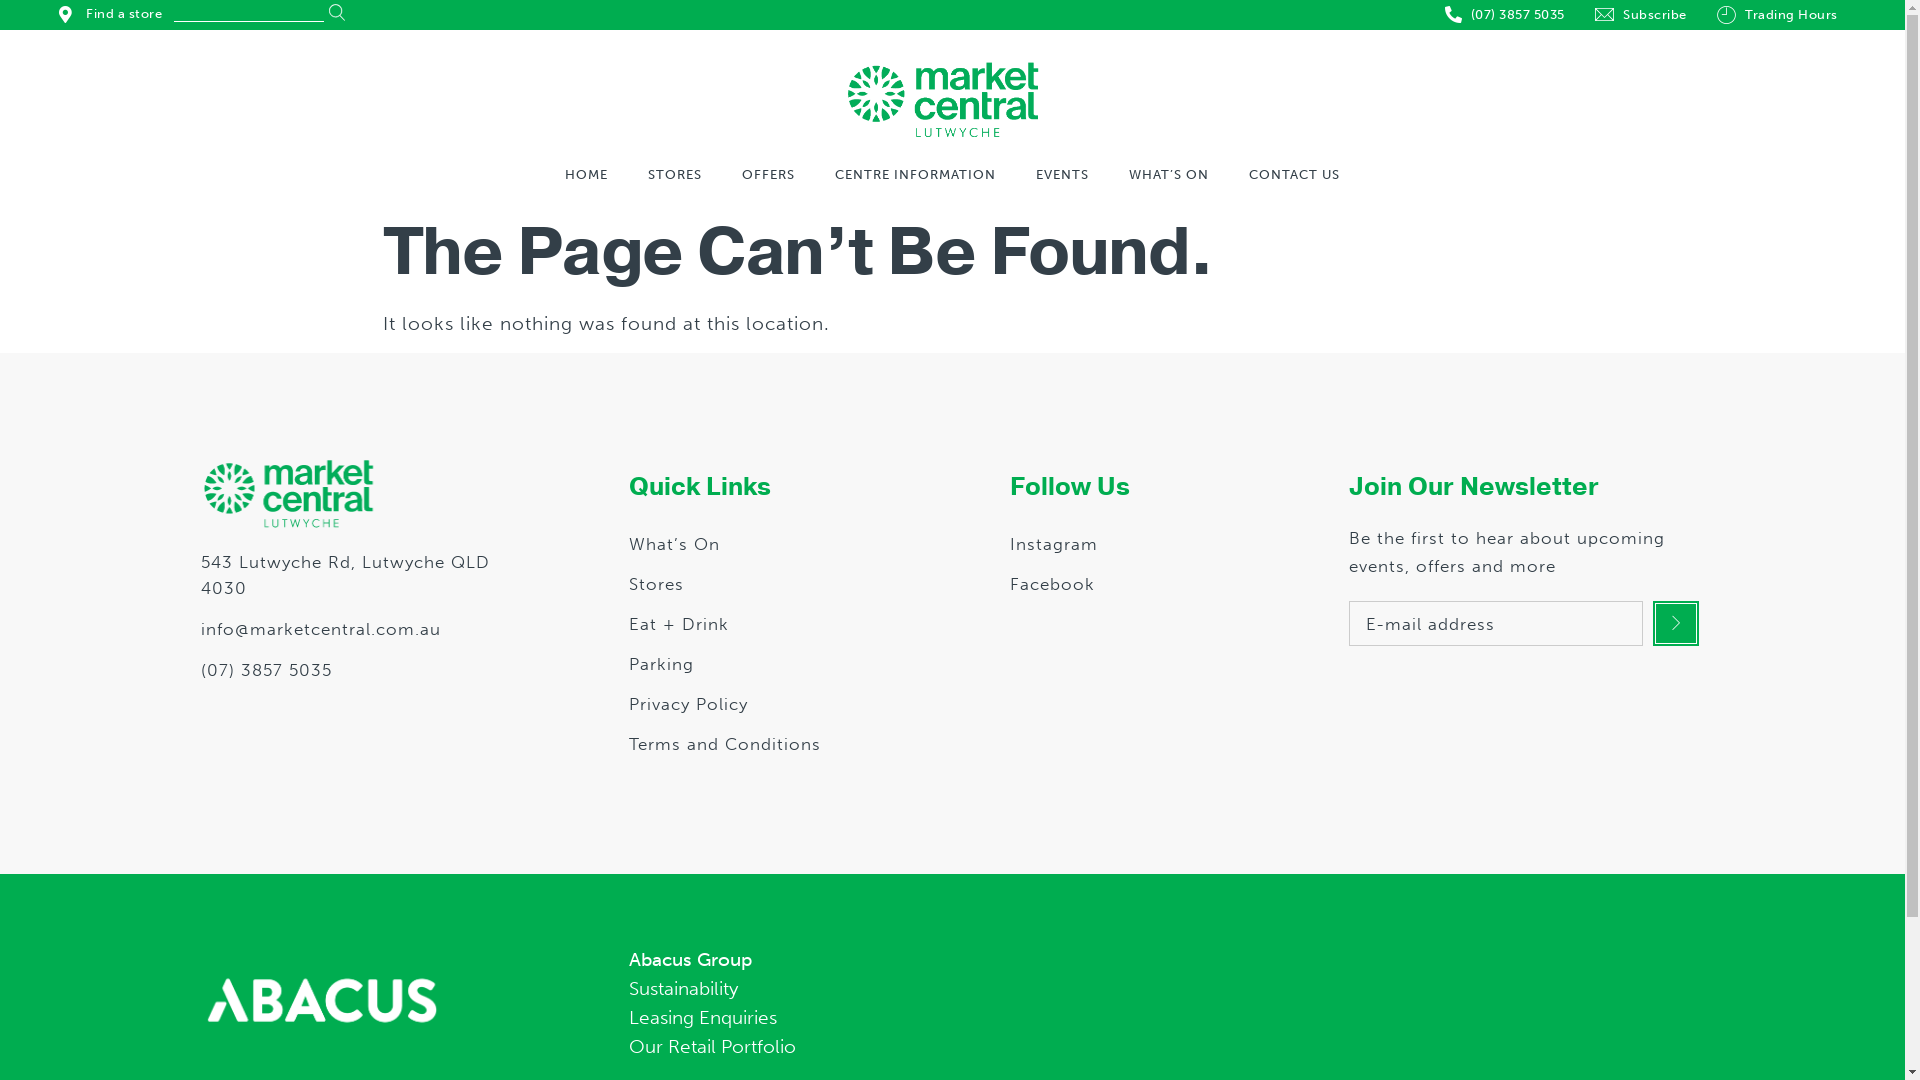  Describe the element at coordinates (1148, 1046) in the screenshot. I see `'Our Retail Portfolio'` at that location.